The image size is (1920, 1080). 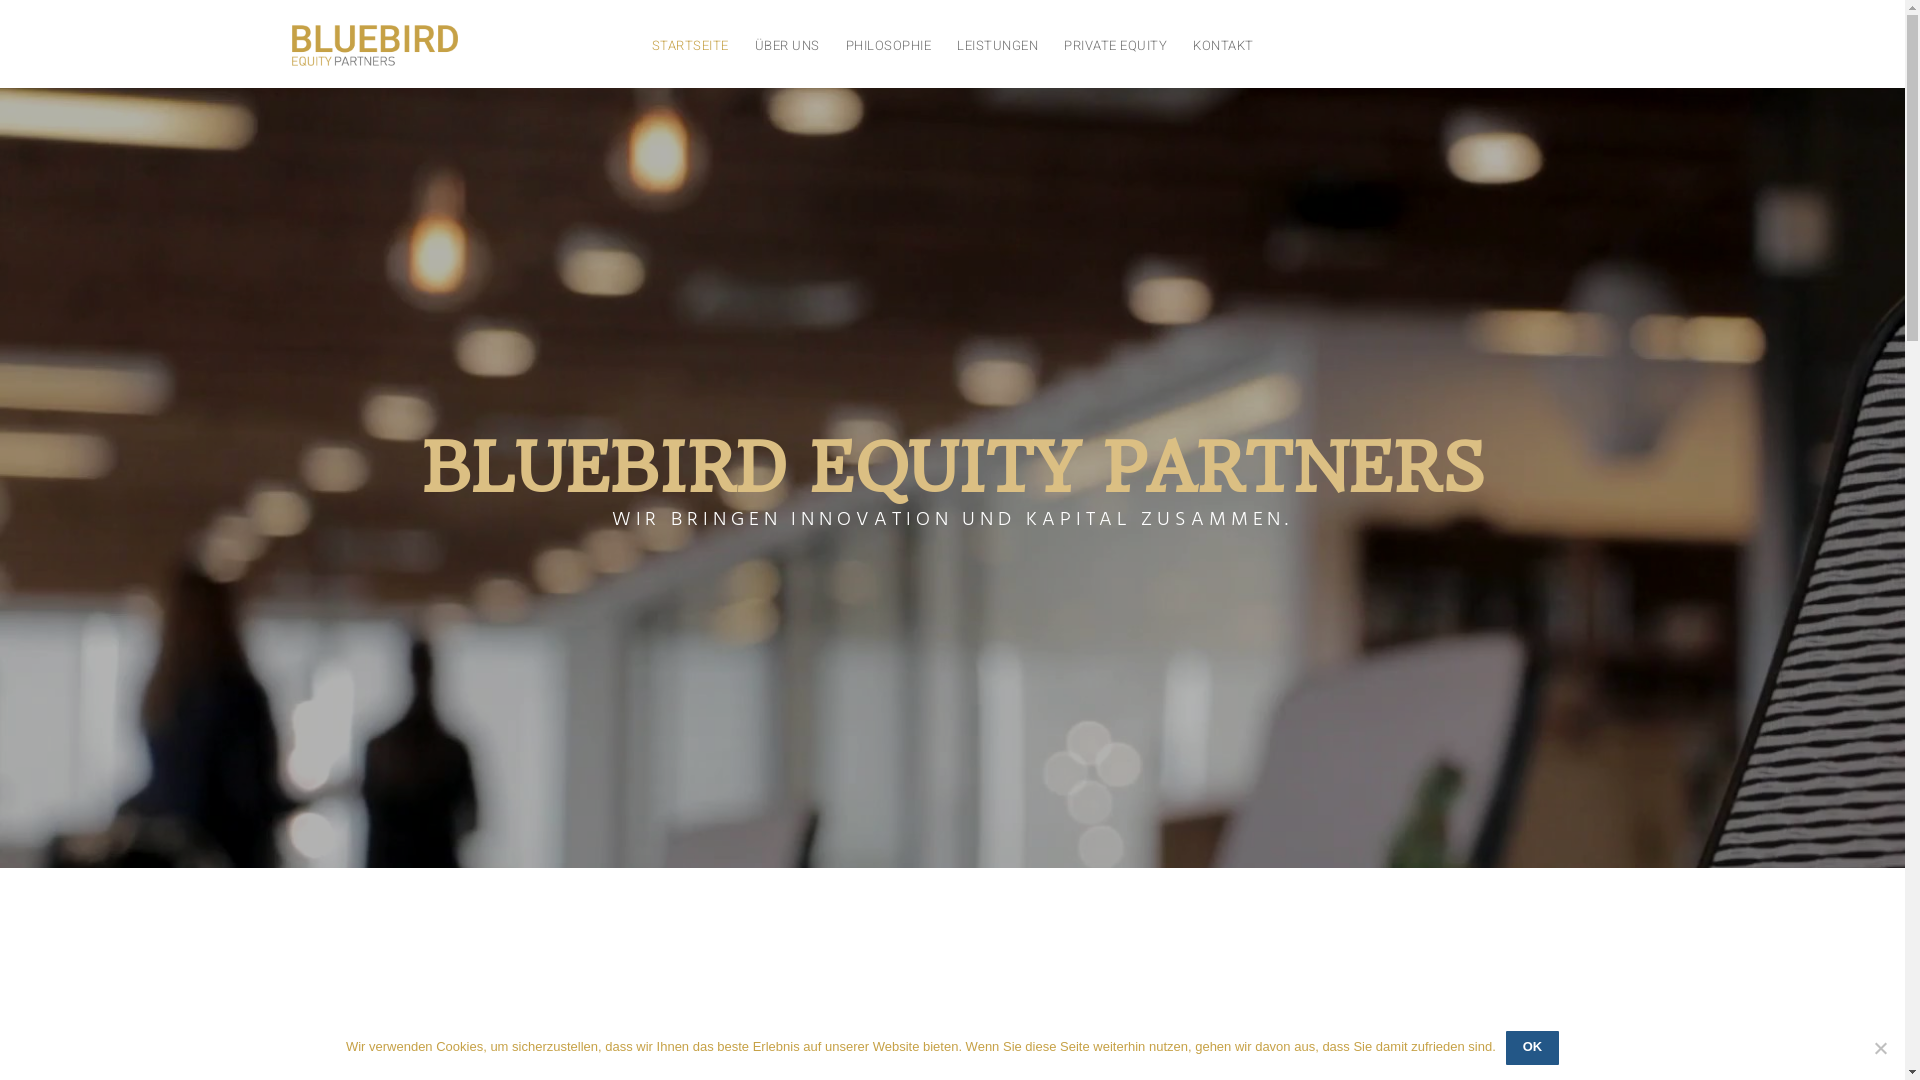 I want to click on 'STARTSEITE', so click(x=689, y=45).